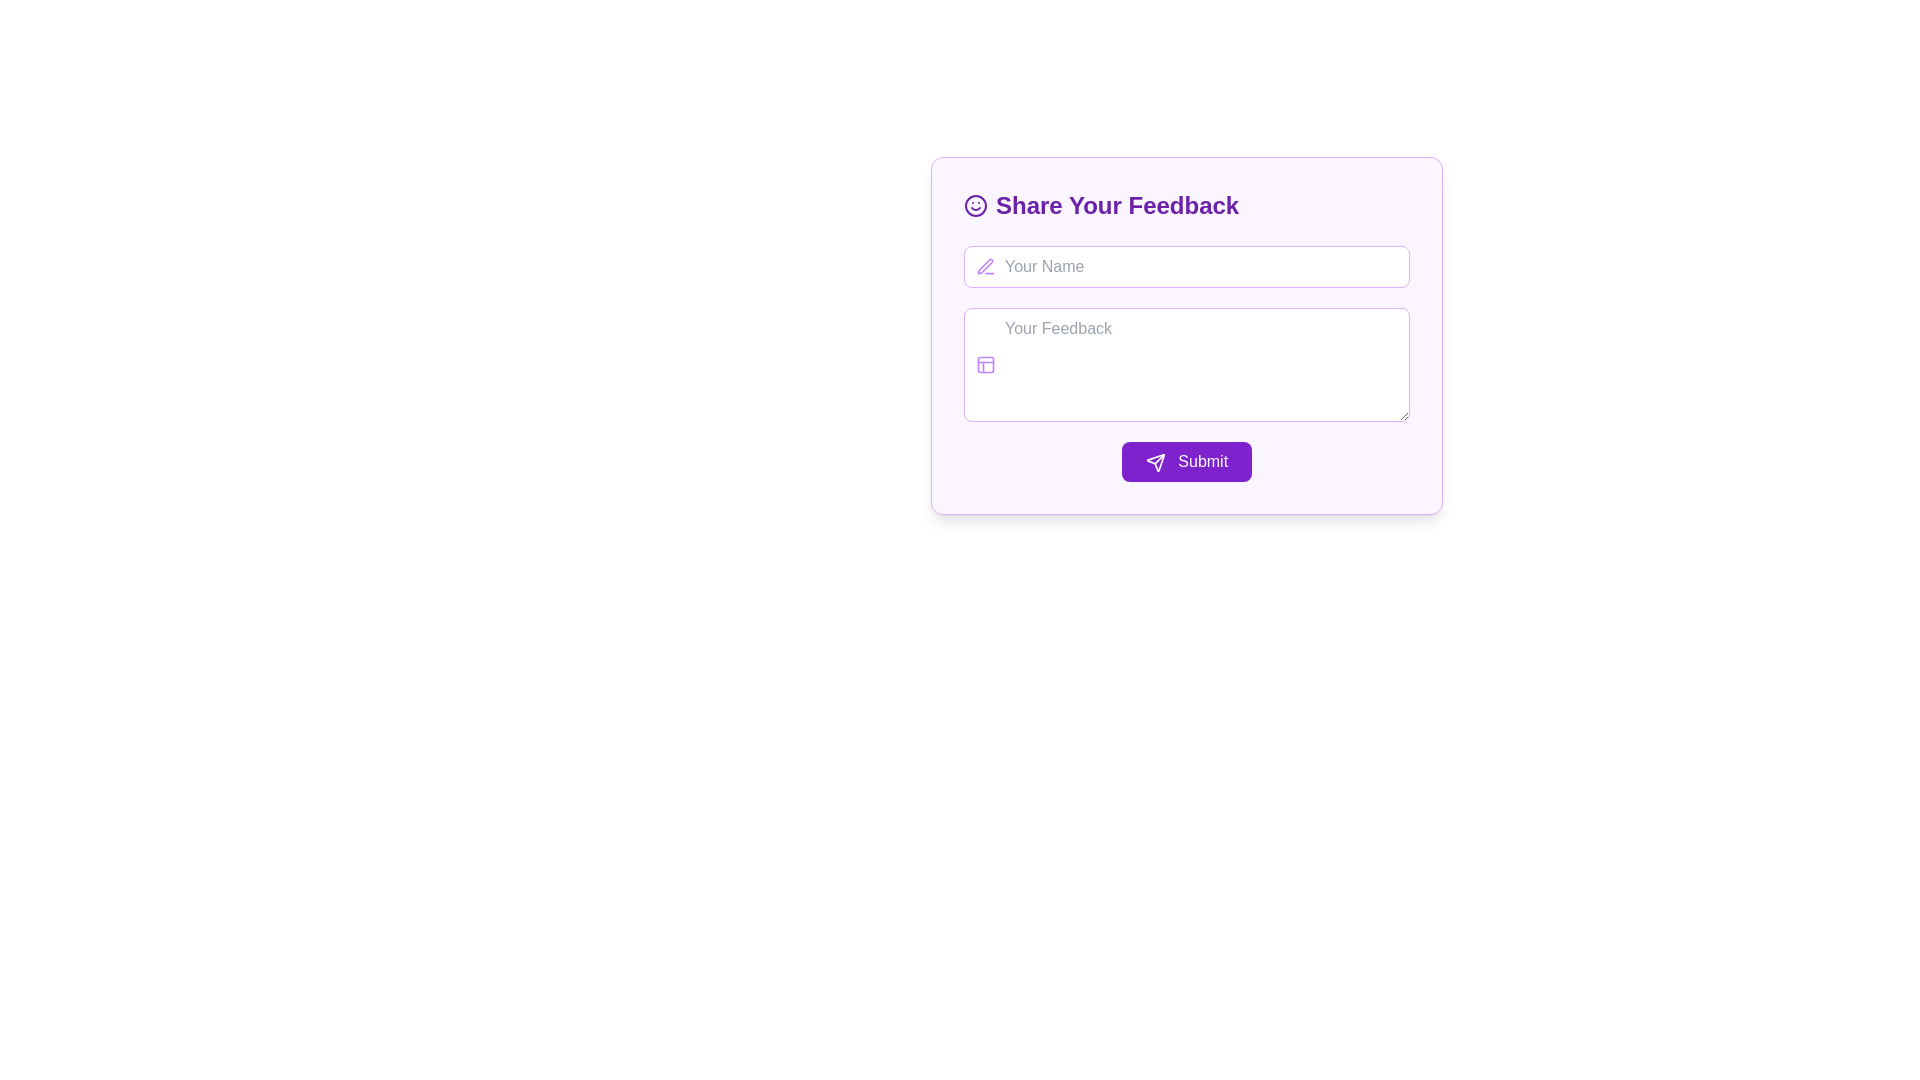  Describe the element at coordinates (975, 205) in the screenshot. I see `the smiley face icon within the 'Share Your Feedback' header of the feedback form, which symbolizes friendliness and positivity` at that location.